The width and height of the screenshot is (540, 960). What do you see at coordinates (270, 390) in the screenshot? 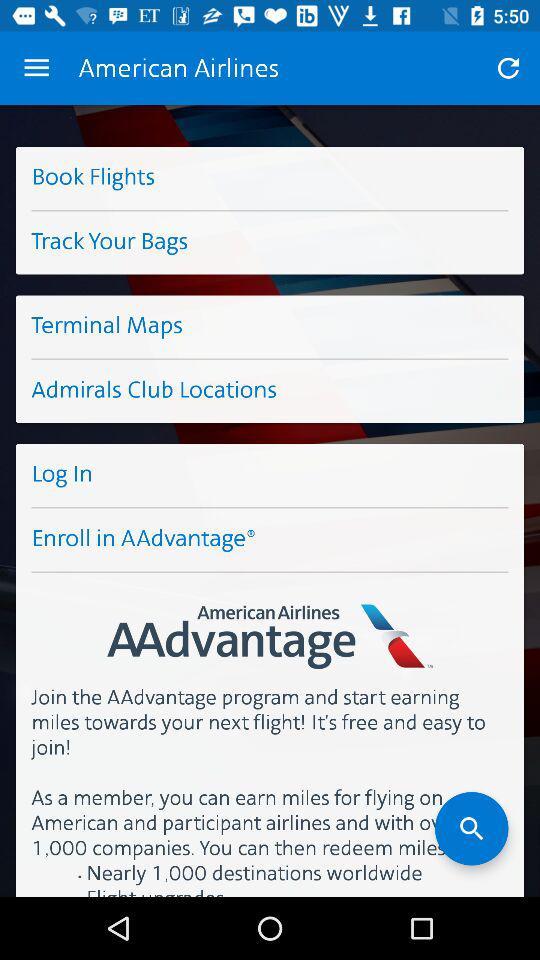
I see `item above log in item` at bounding box center [270, 390].